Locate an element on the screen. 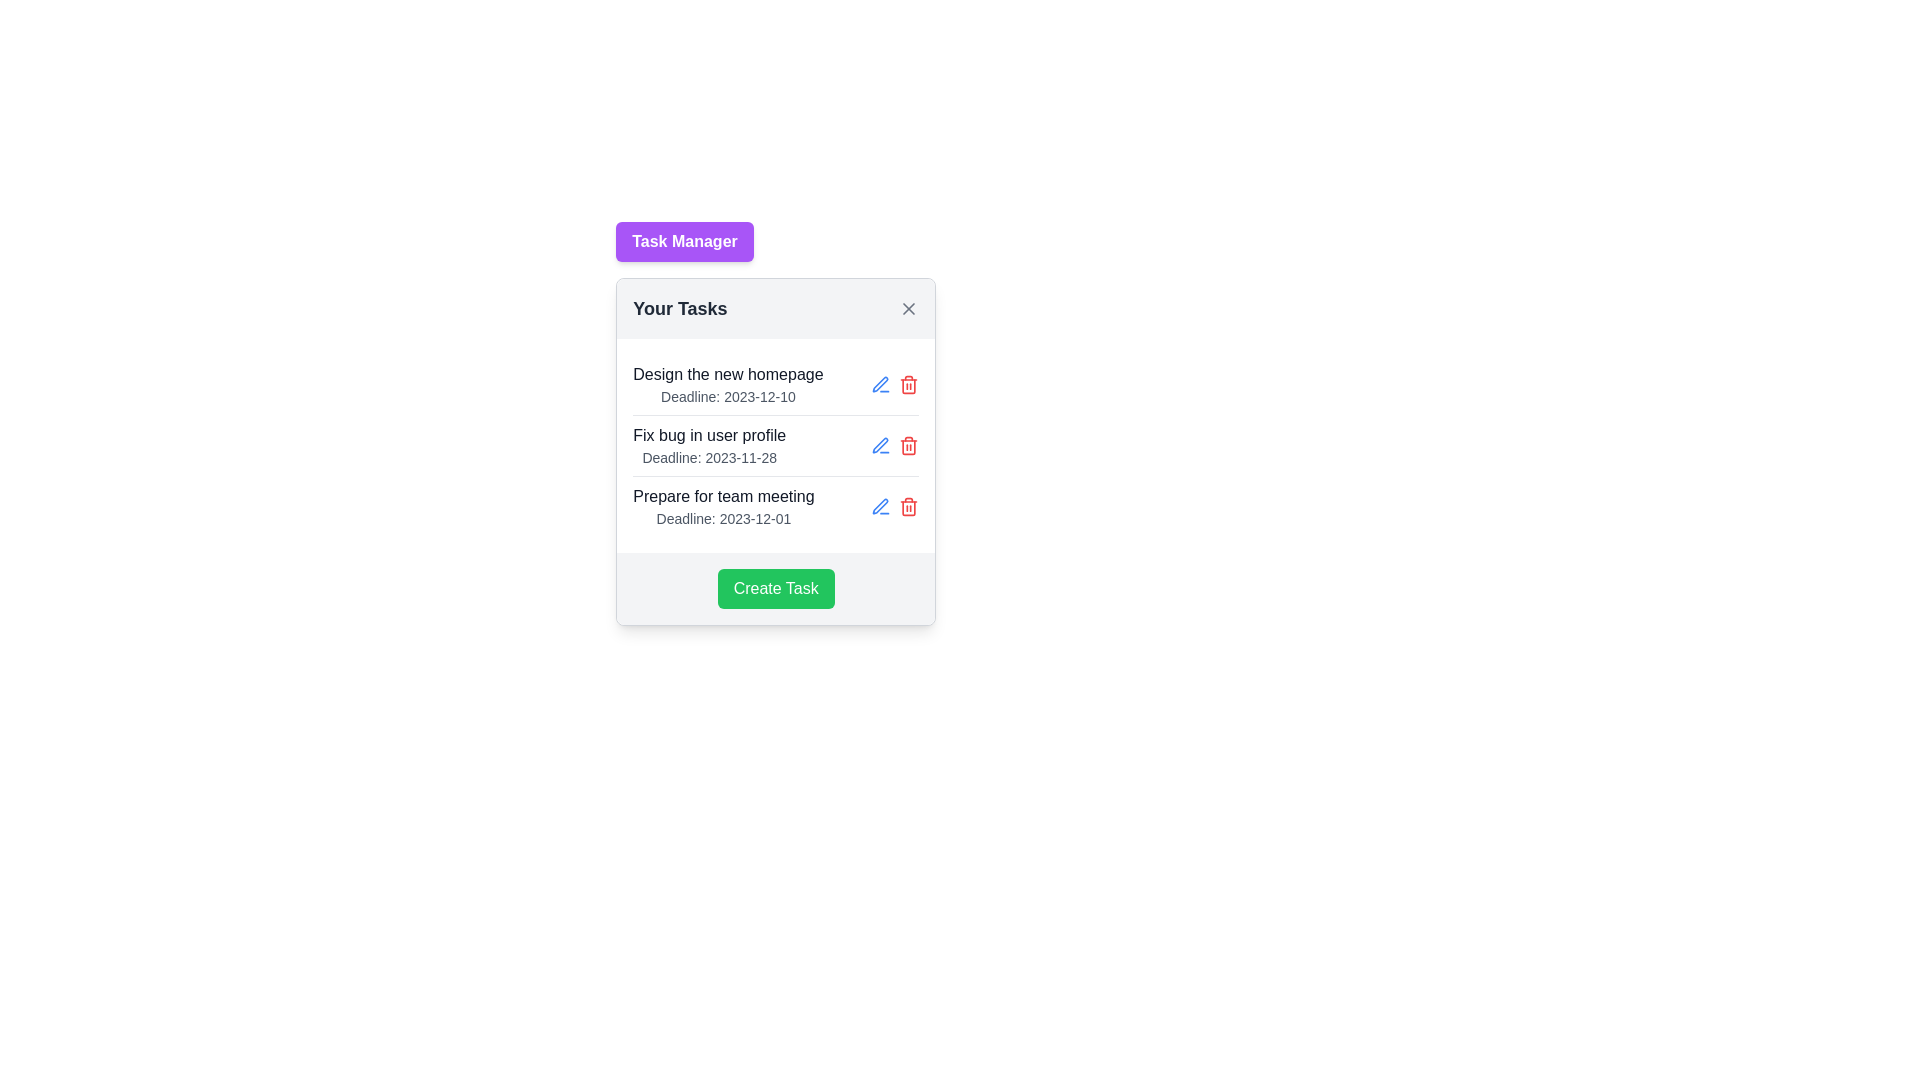 This screenshot has width=1920, height=1080. the text label reading 'Prepare for team meeting' is located at coordinates (723, 496).